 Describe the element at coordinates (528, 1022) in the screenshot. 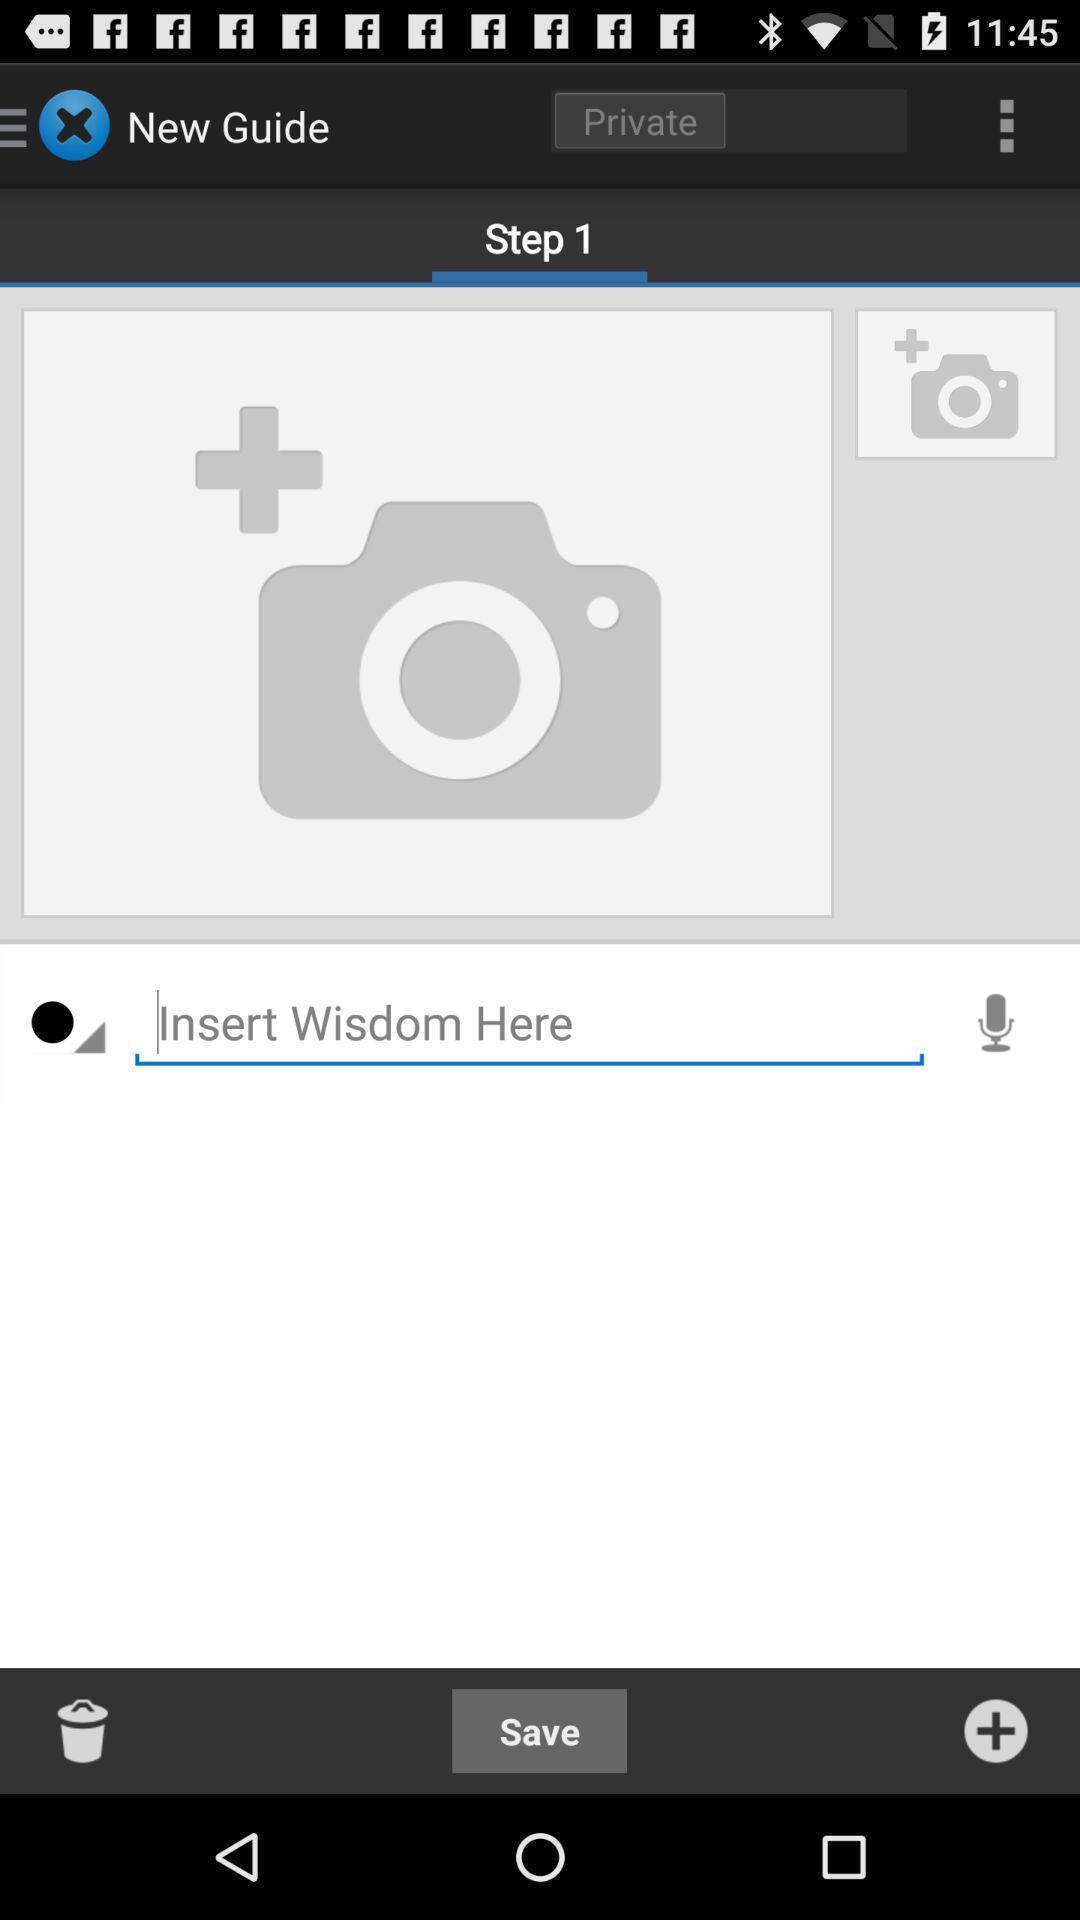

I see `text` at that location.